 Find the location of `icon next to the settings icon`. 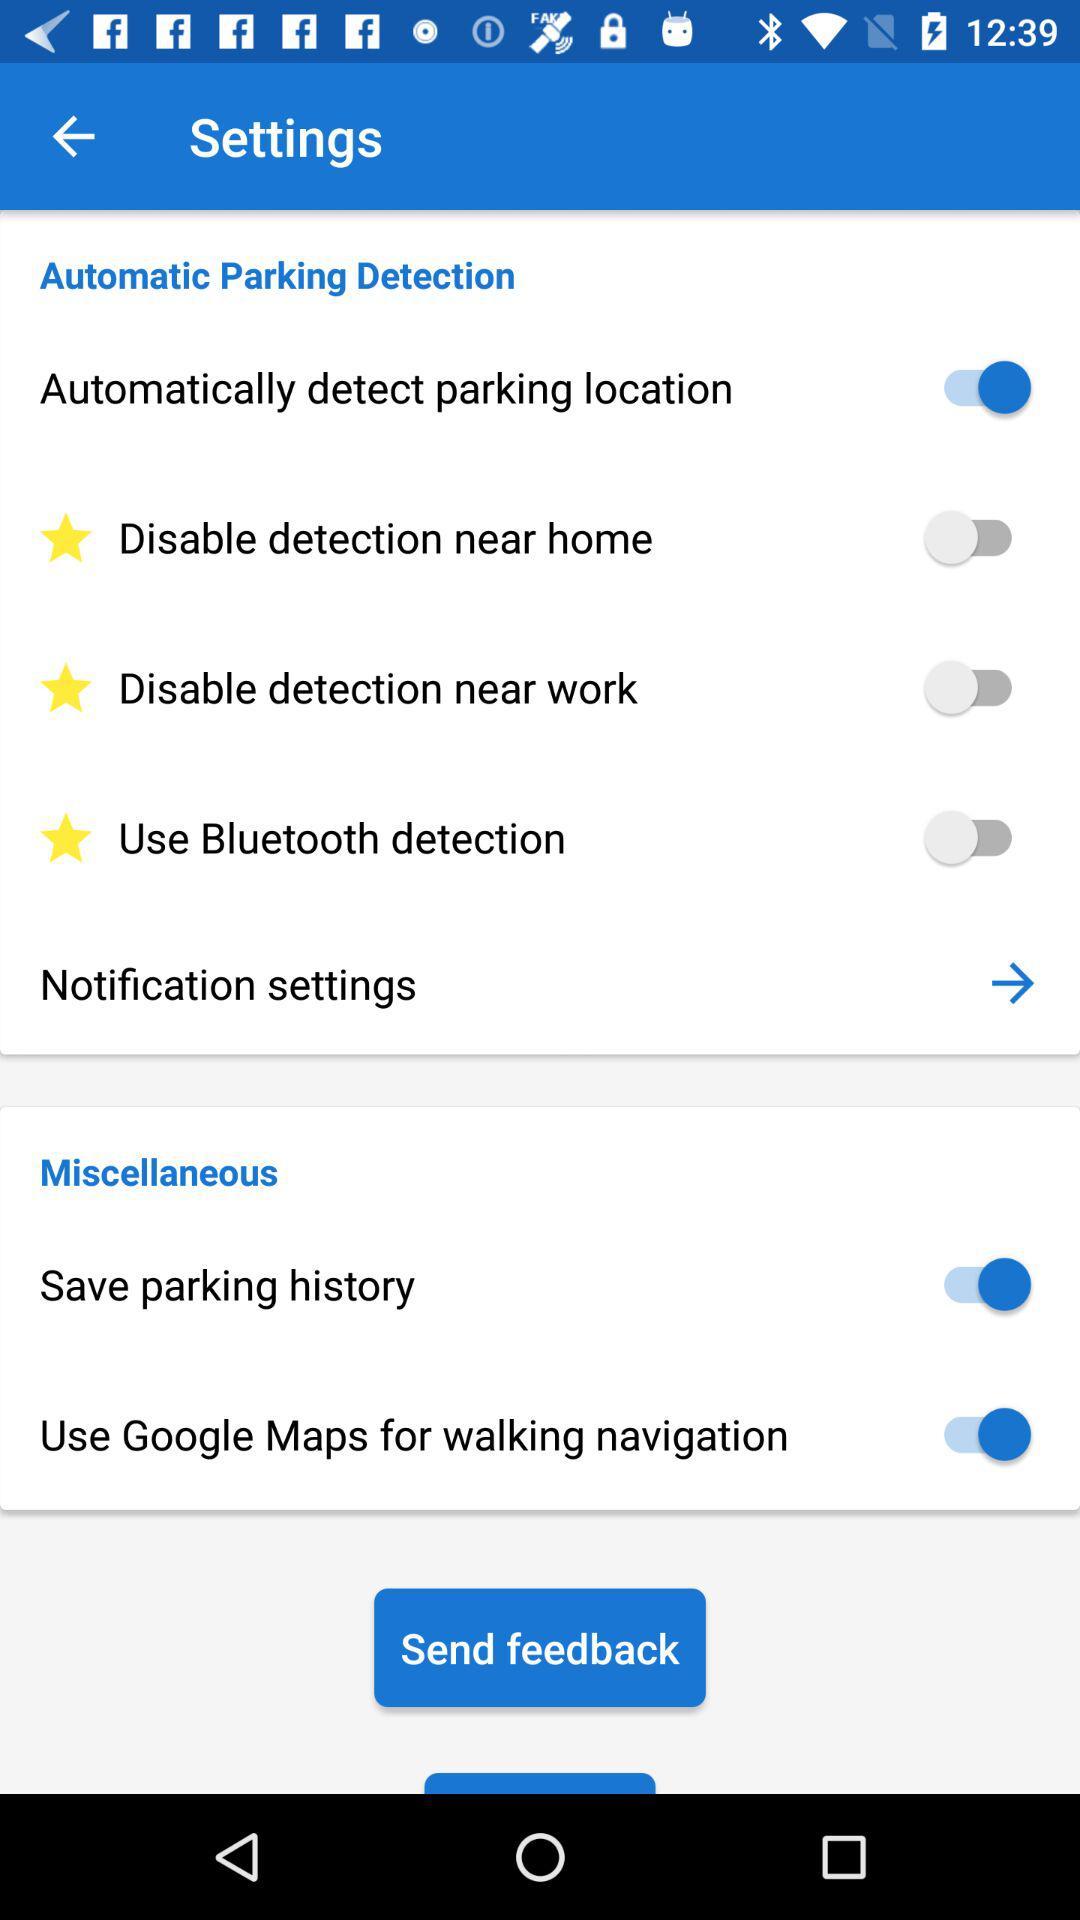

icon next to the settings icon is located at coordinates (72, 135).